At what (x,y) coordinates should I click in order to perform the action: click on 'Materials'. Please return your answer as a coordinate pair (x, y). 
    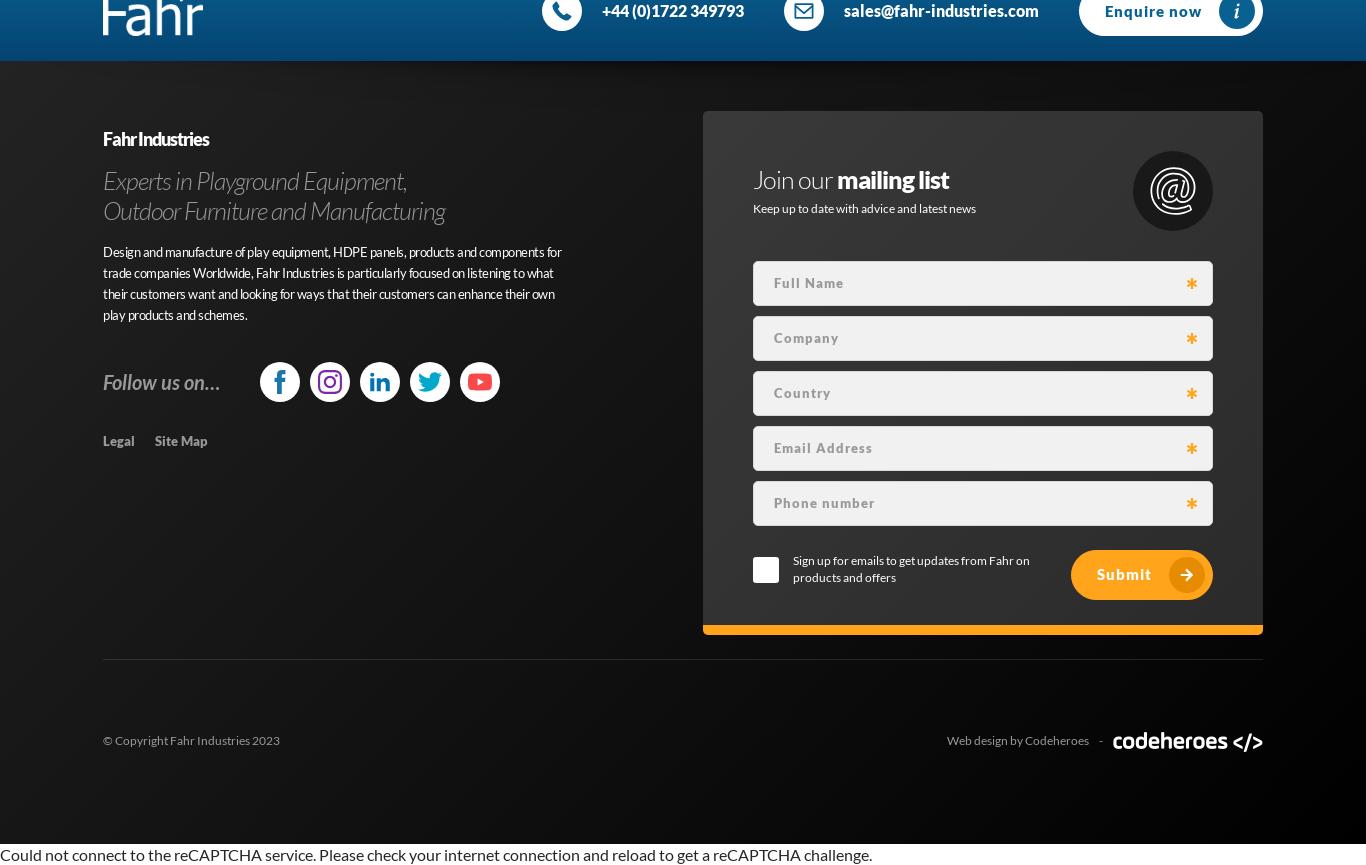
    Looking at the image, I should click on (363, 95).